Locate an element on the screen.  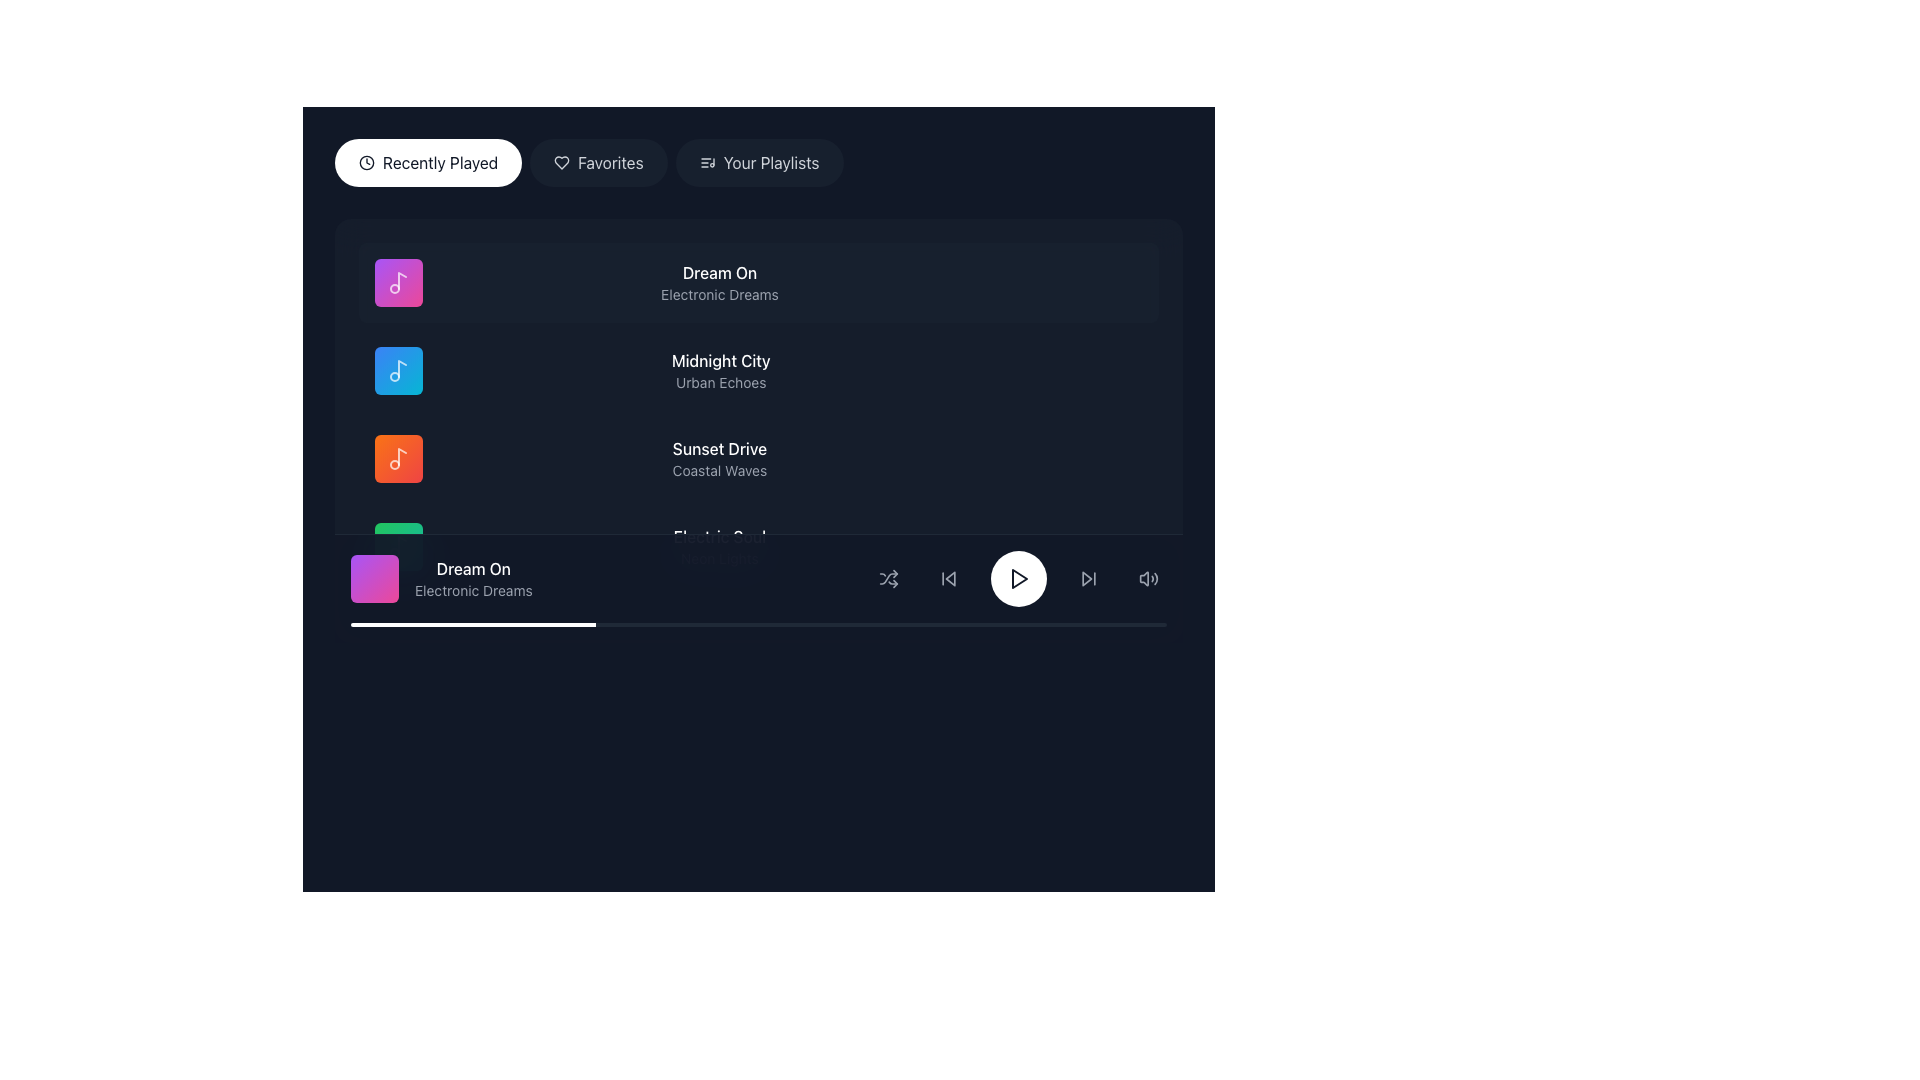
the 'Your Playlists' text label element in the top navigation bar for accessibility is located at coordinates (770, 161).